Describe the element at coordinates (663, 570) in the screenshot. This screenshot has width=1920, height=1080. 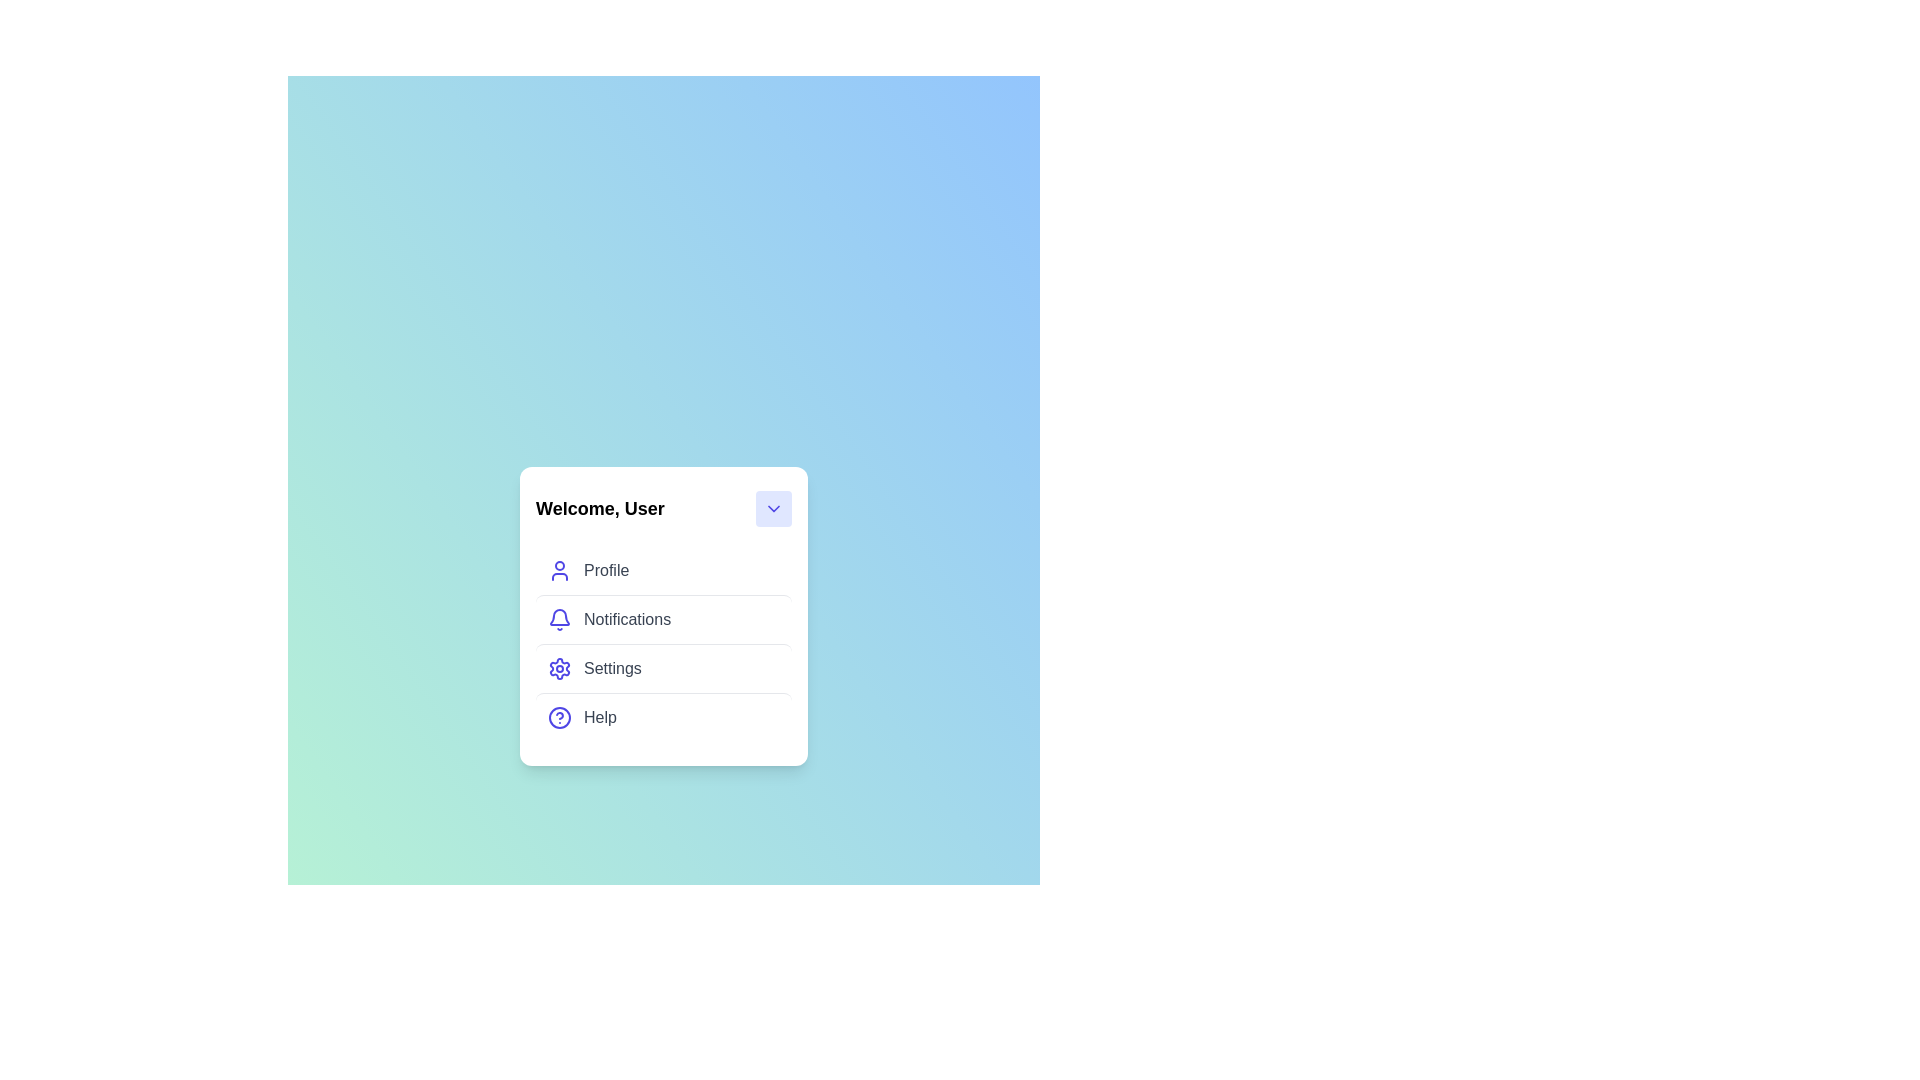
I see `the menu item Profile in the UserProfileMenu` at that location.